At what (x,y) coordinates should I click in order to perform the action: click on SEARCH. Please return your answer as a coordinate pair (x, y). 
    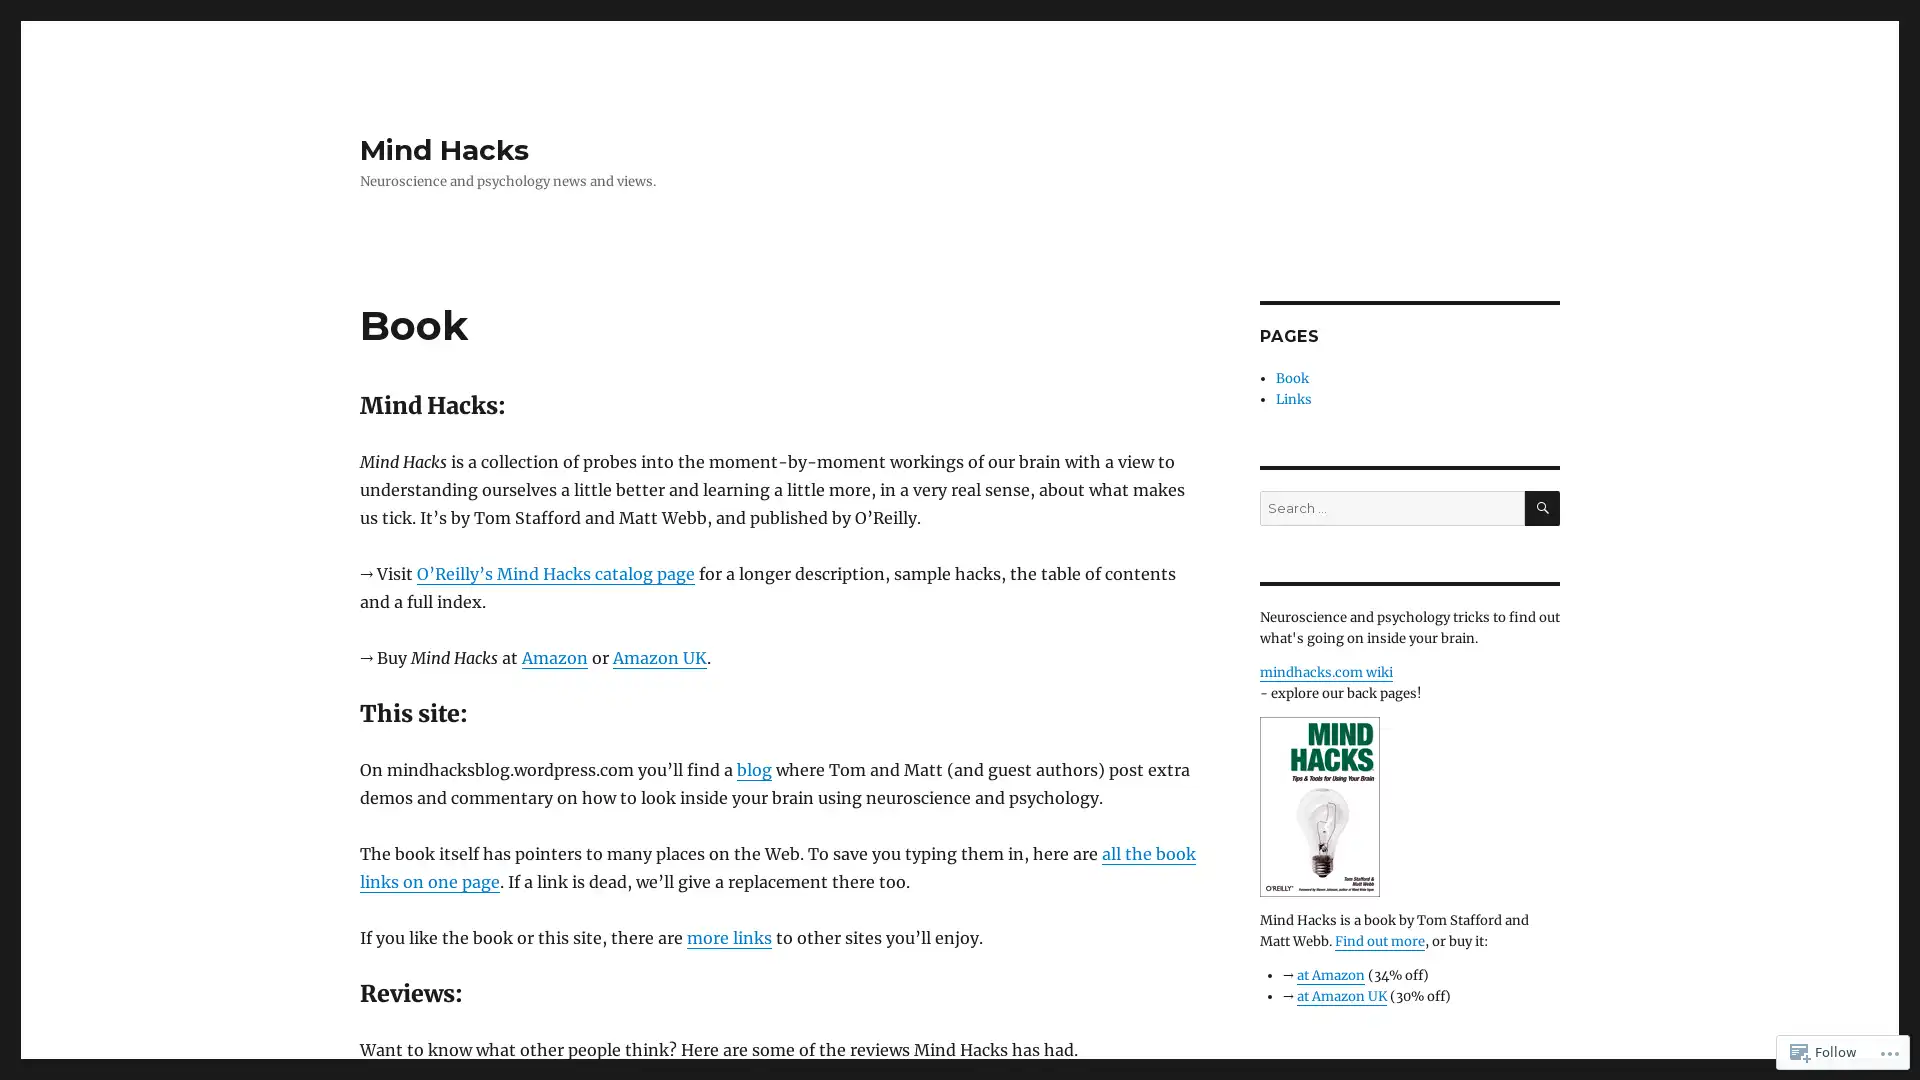
    Looking at the image, I should click on (1541, 507).